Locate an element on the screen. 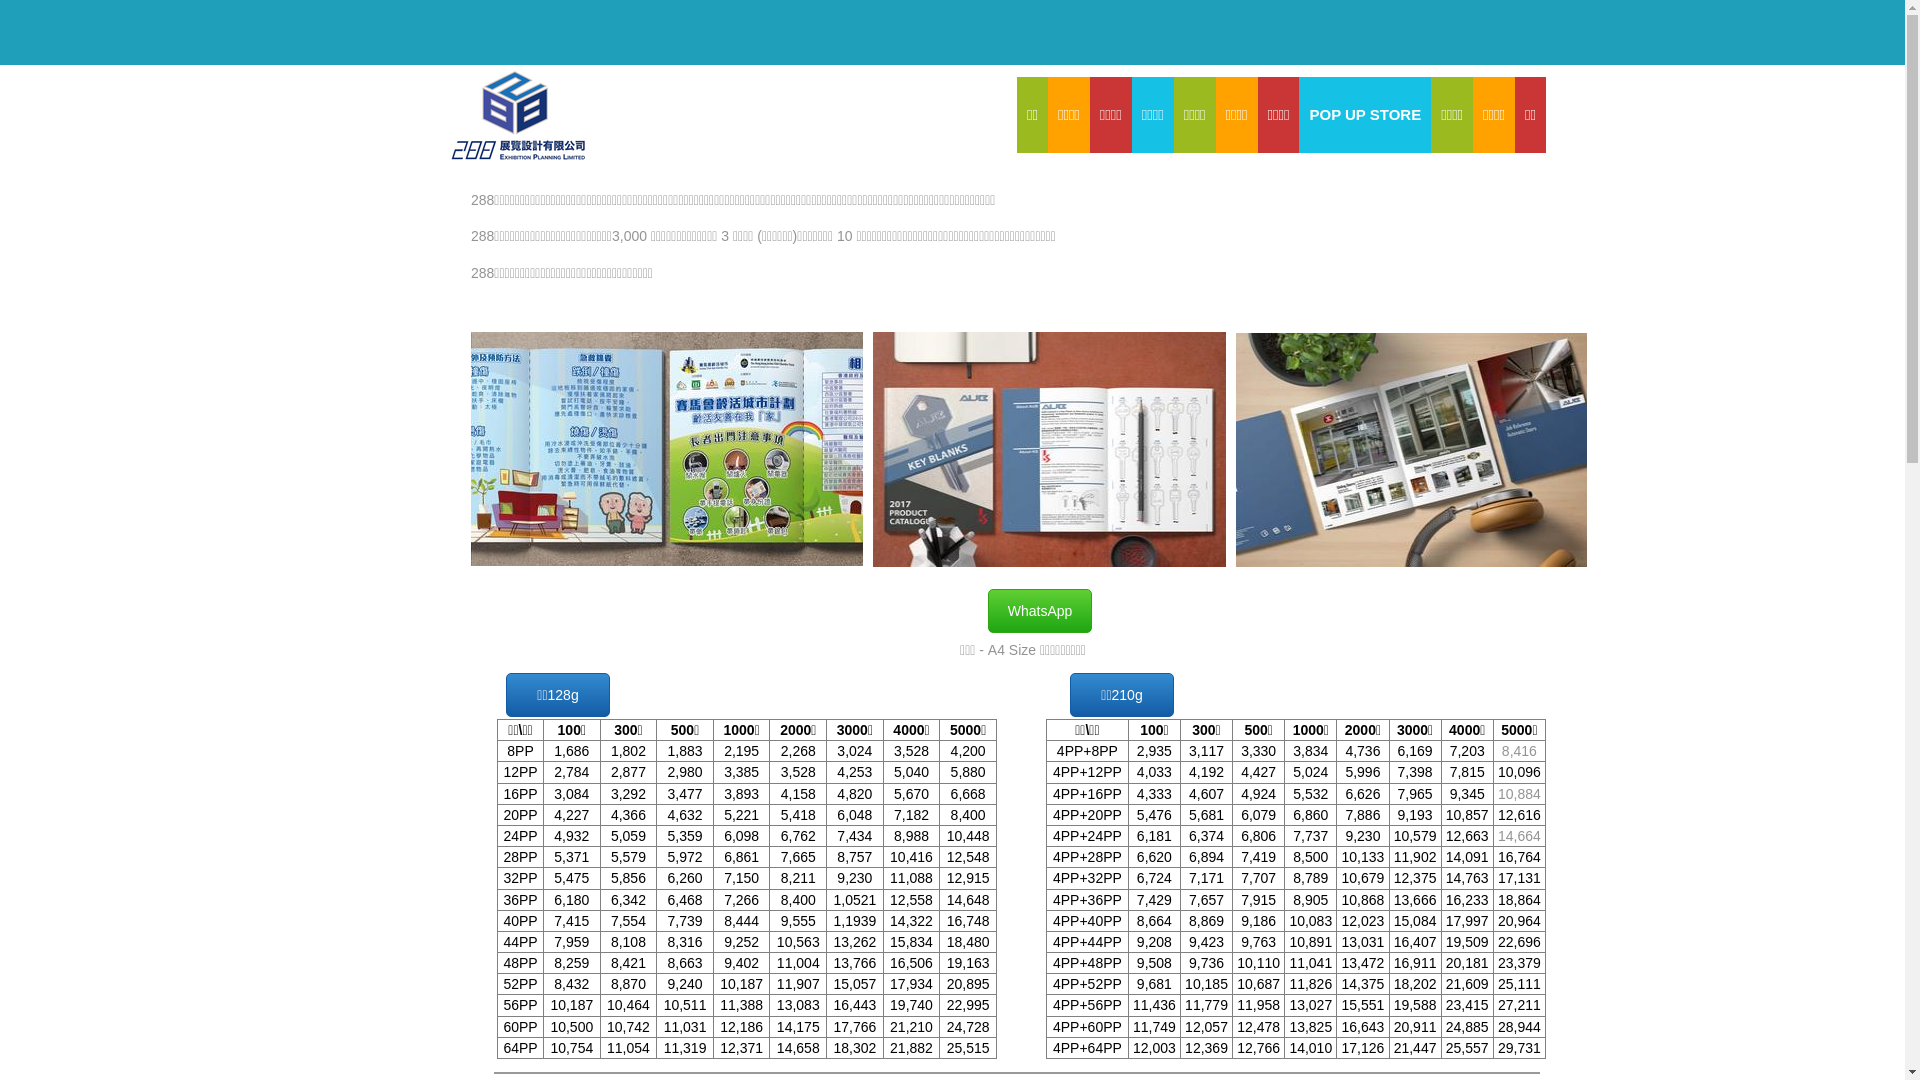 The height and width of the screenshot is (1080, 1920). 'POP UP STORE' is located at coordinates (1363, 115).